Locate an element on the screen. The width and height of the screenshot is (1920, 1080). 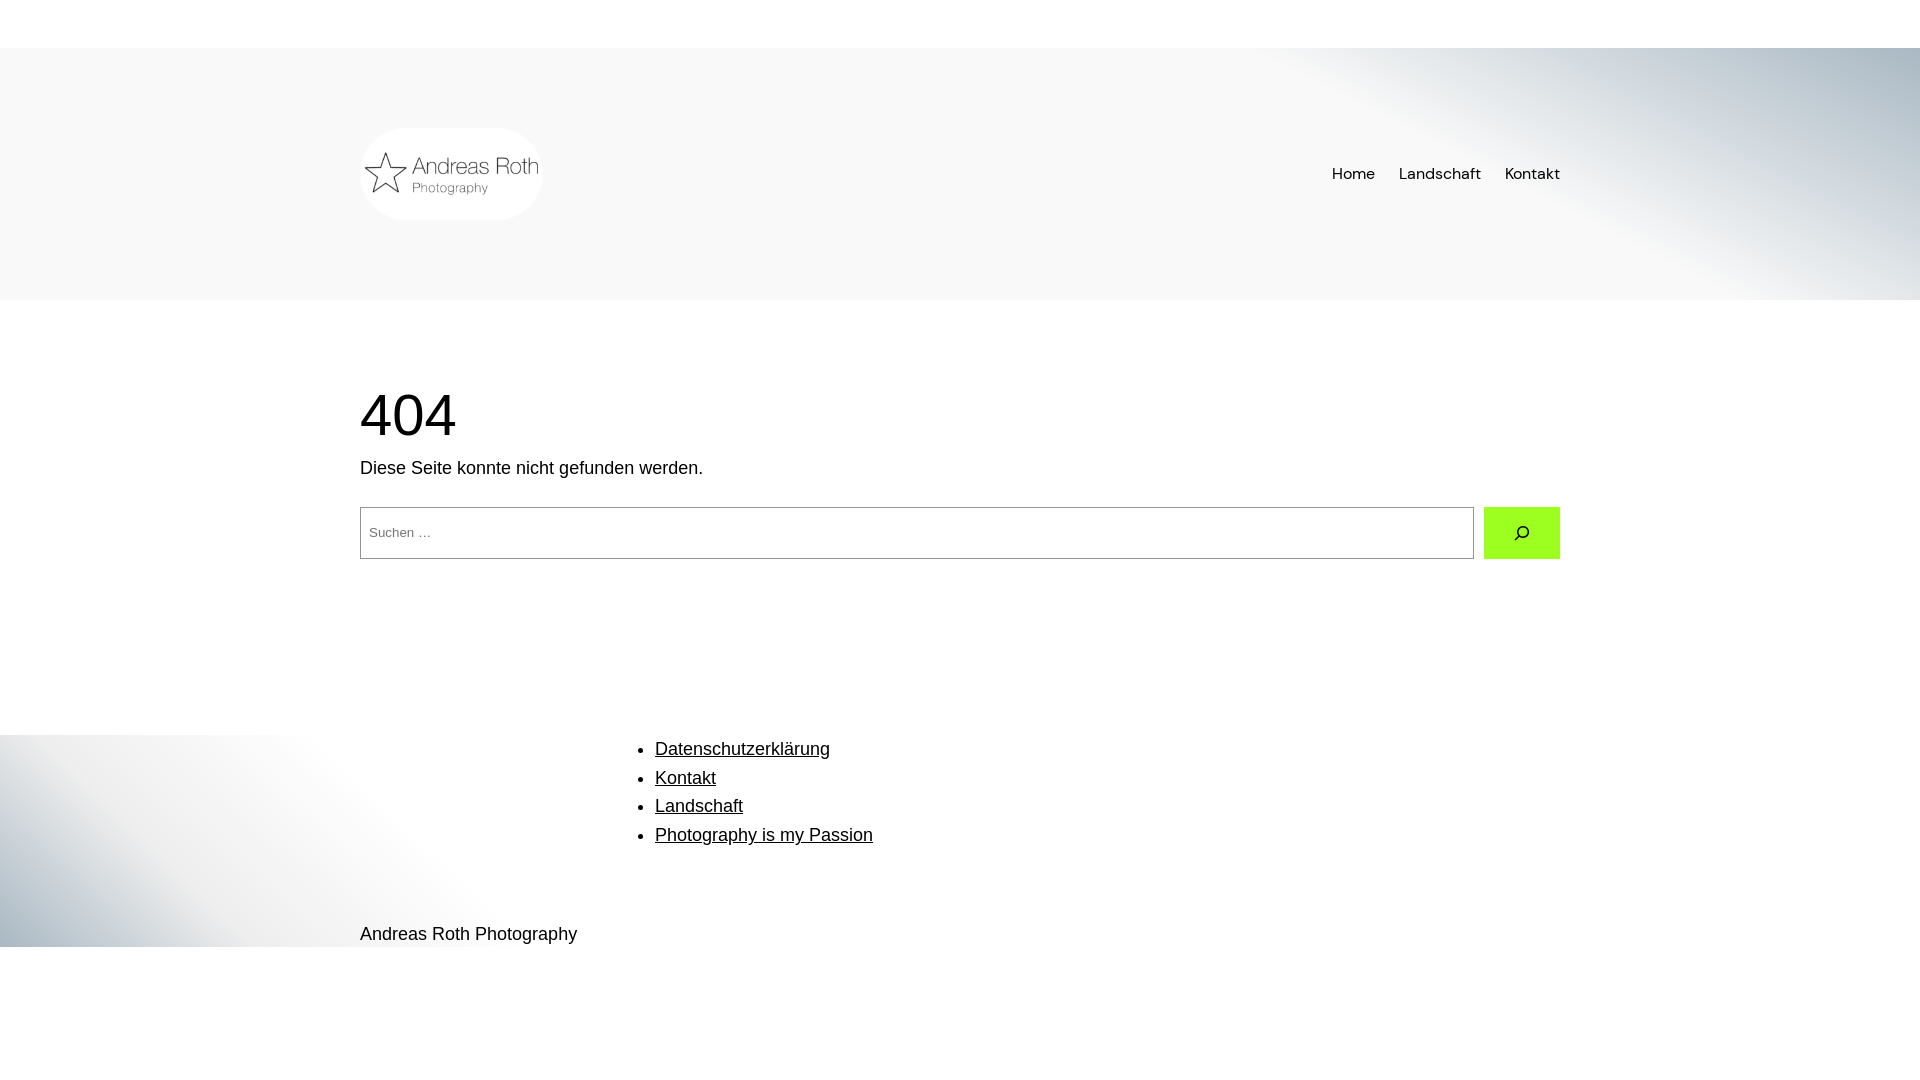
'Landschaft' is located at coordinates (1397, 172).